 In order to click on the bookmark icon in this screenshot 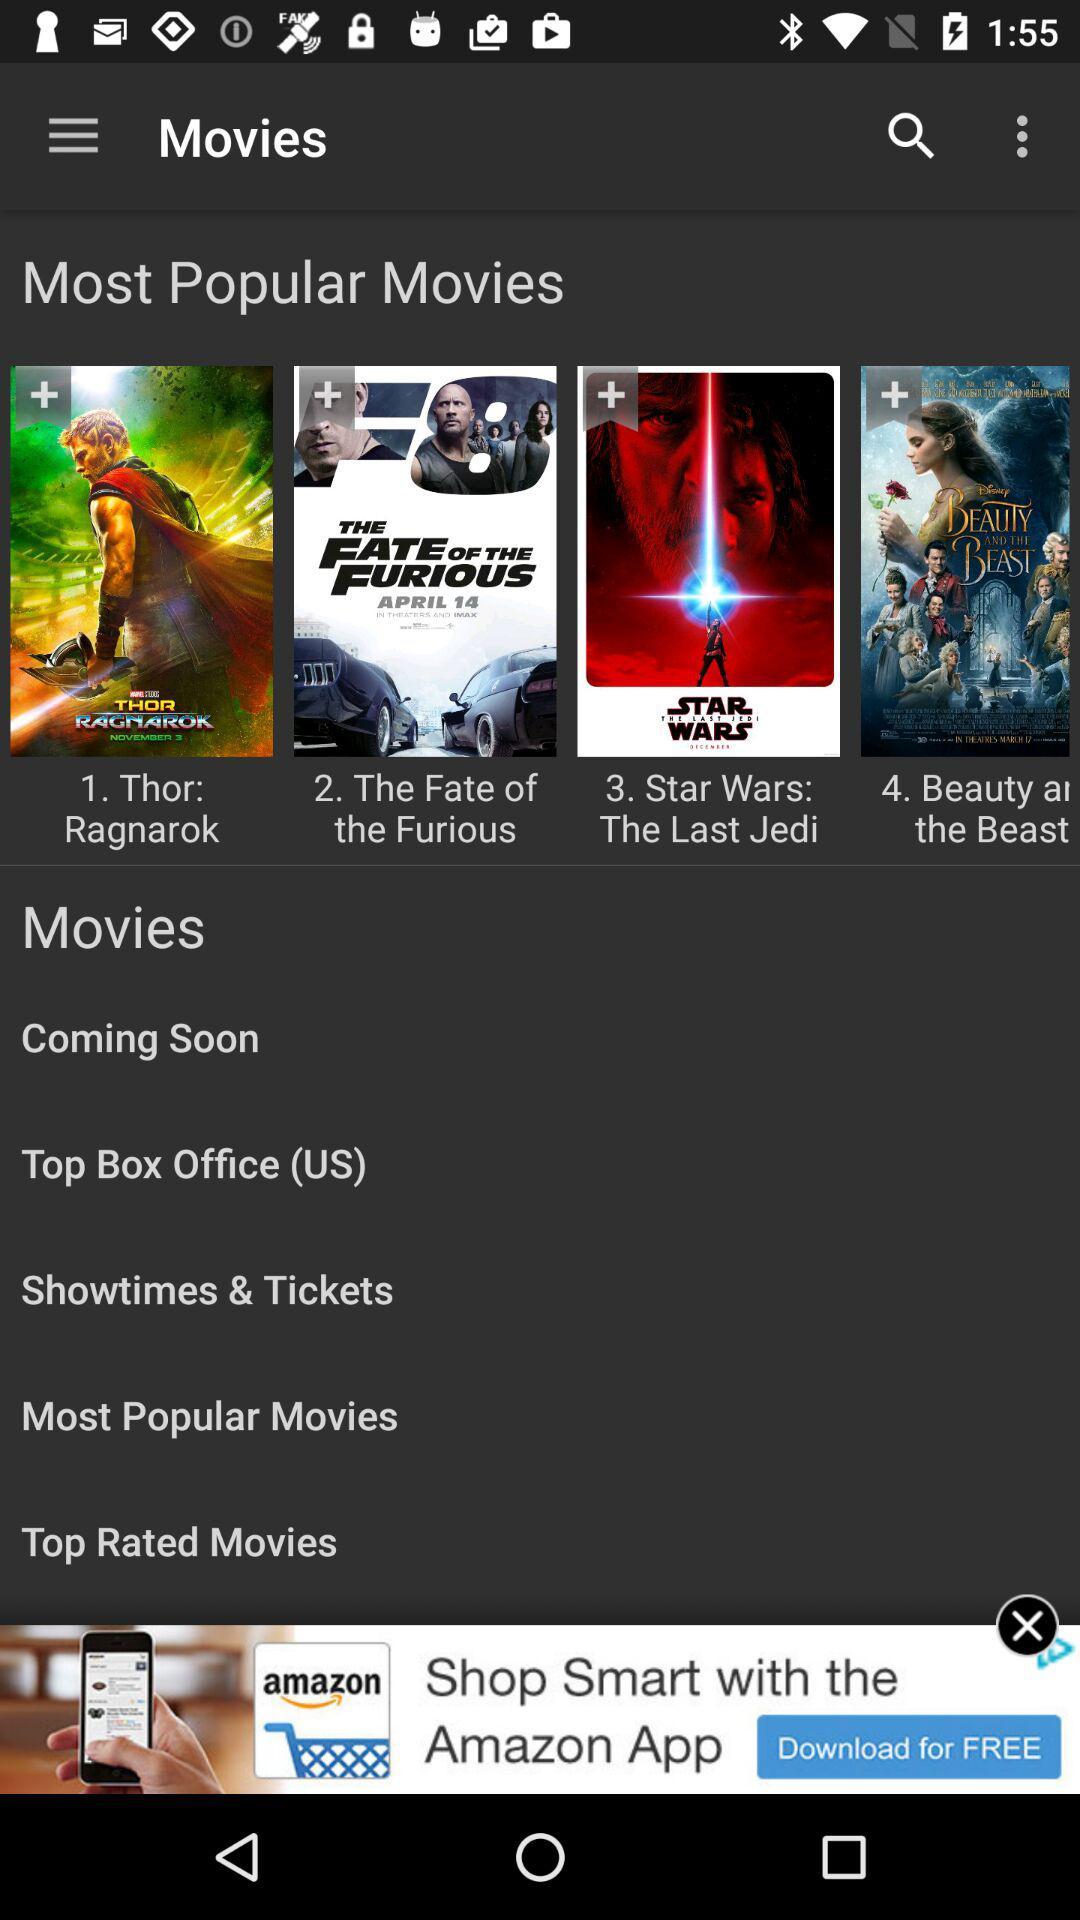, I will do `click(628, 417)`.